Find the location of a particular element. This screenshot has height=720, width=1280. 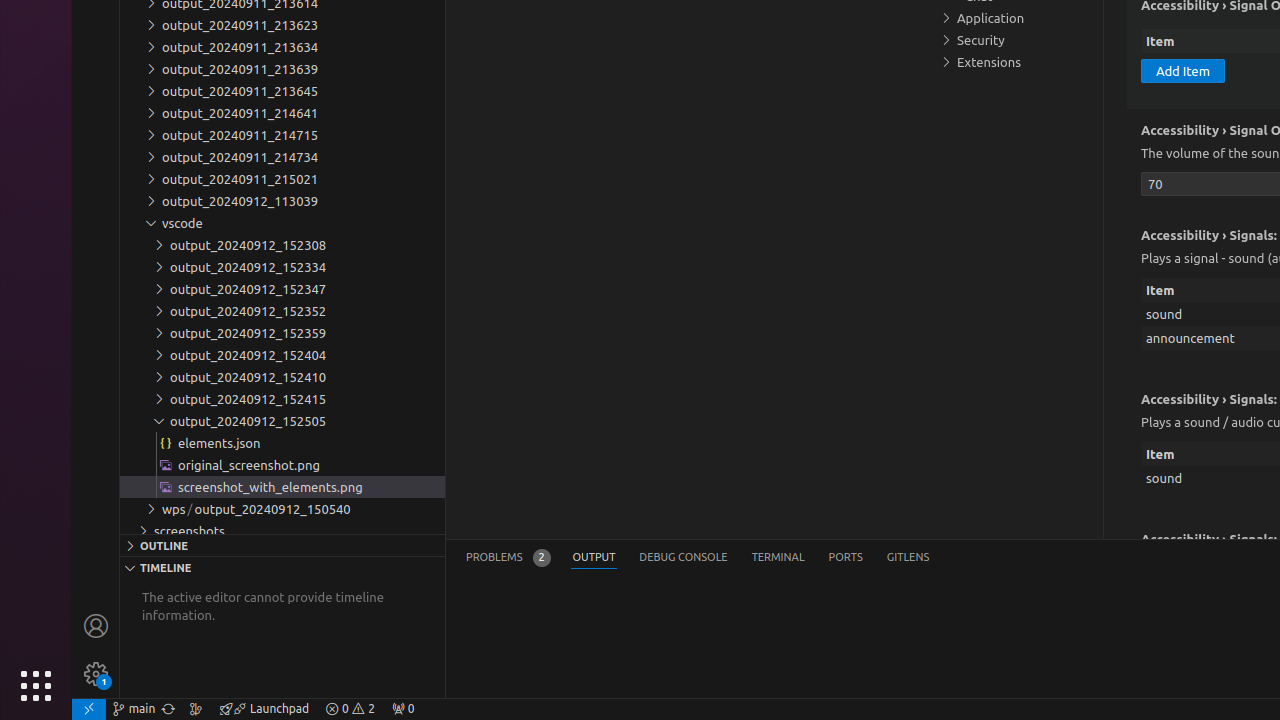

'wps' is located at coordinates (178, 507).